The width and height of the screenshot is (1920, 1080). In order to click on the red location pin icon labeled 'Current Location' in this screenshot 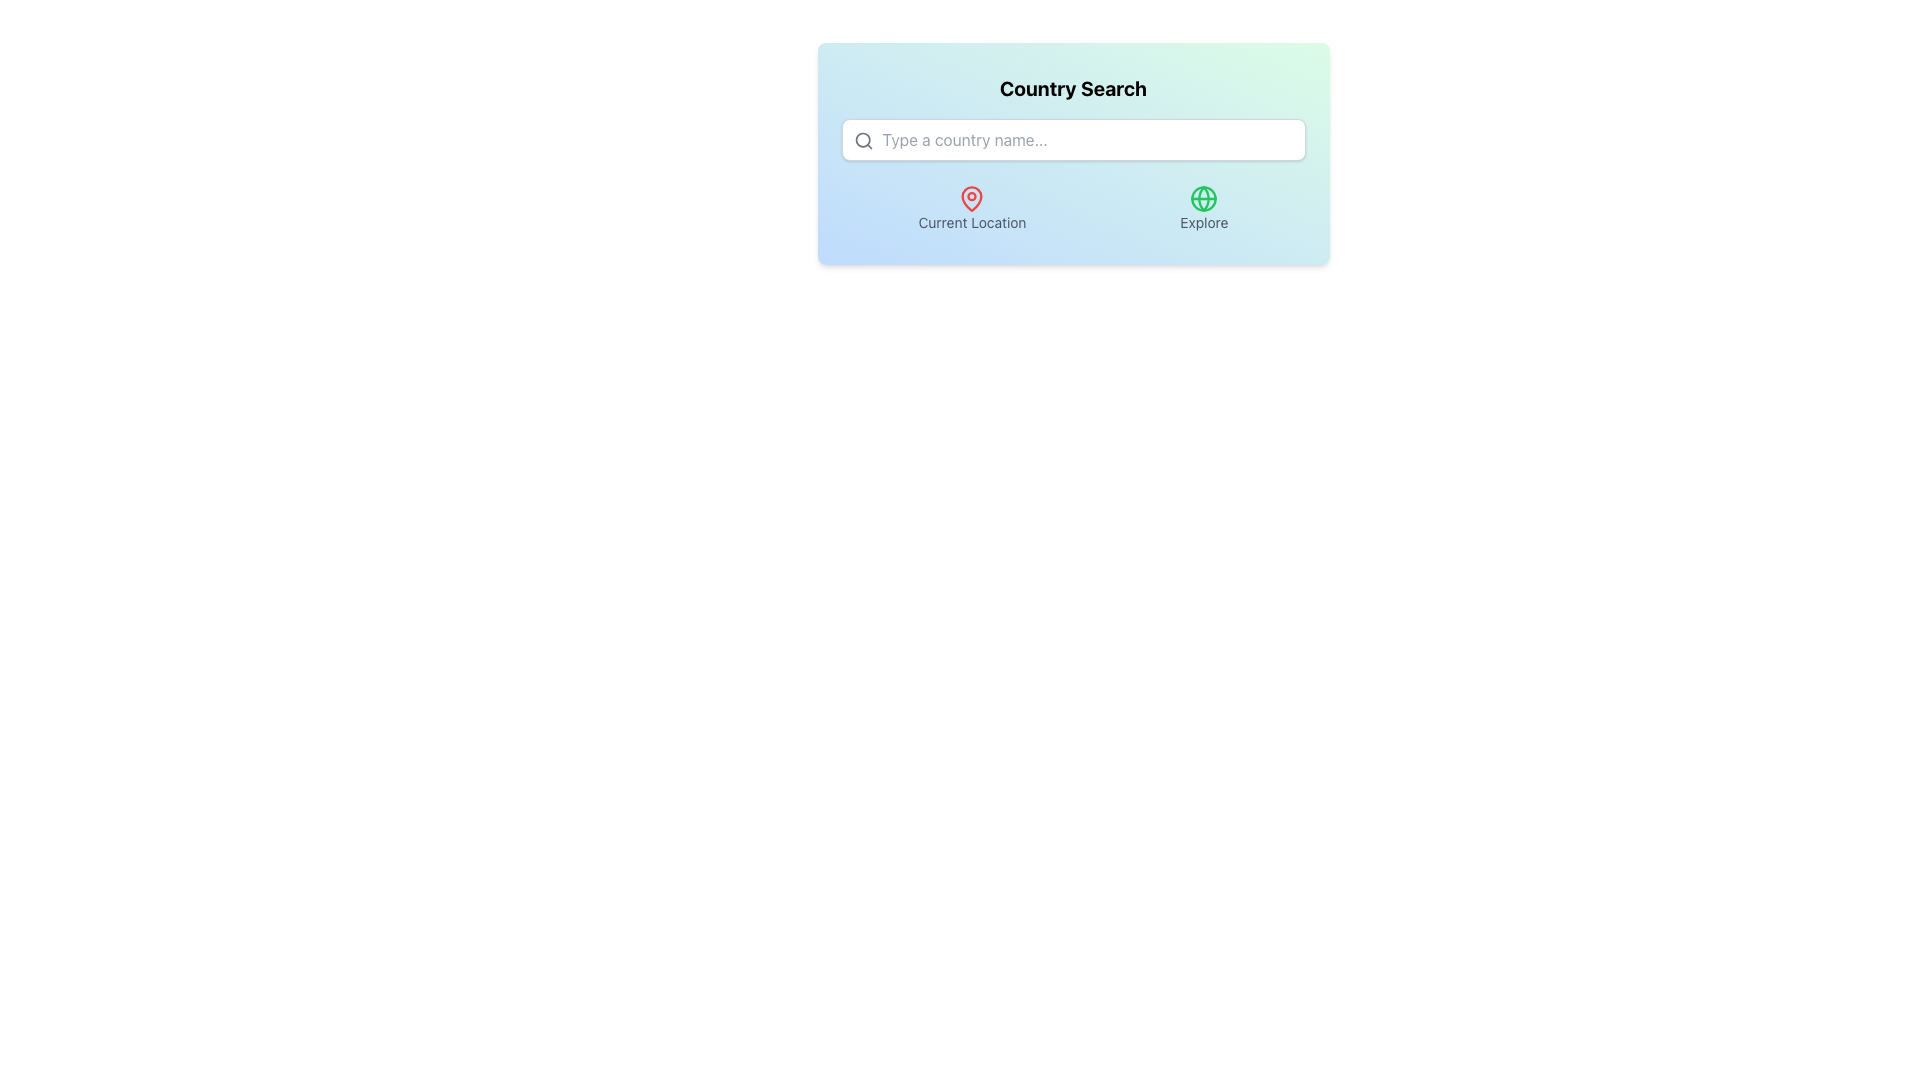, I will do `click(972, 199)`.